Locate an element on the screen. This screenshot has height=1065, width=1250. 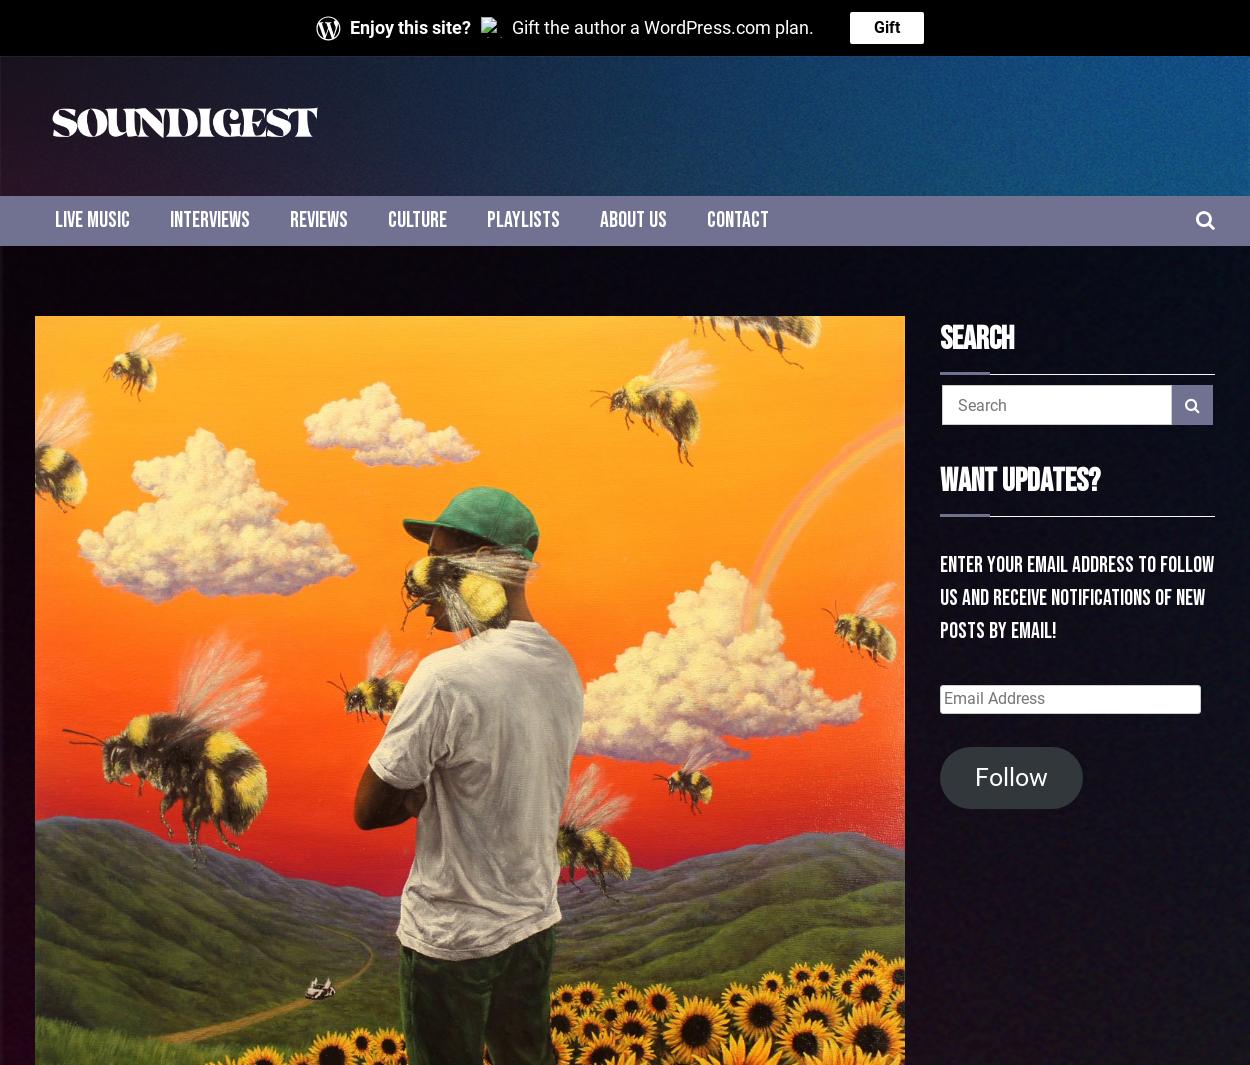
'Enter your email address to follow us and receive notifications of new posts by email!' is located at coordinates (939, 598).